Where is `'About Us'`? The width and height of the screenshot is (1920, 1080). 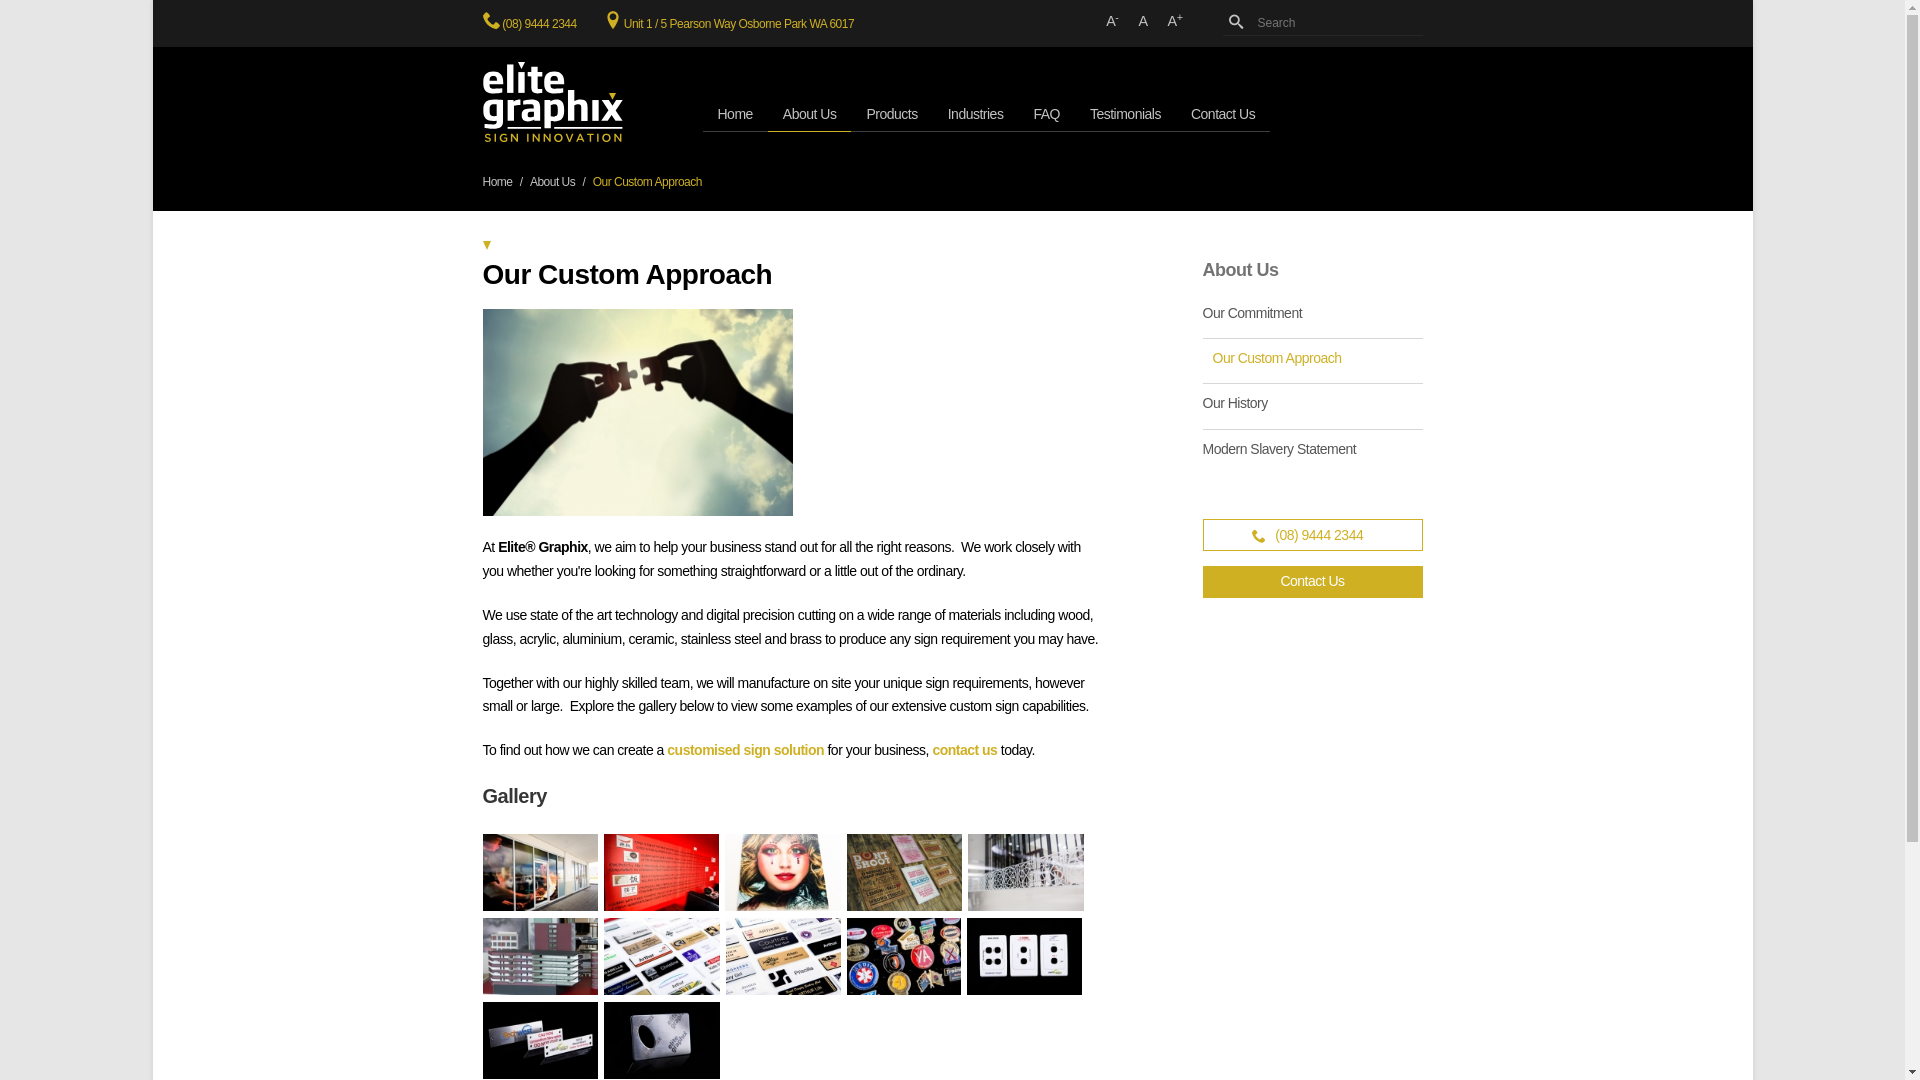 'About Us' is located at coordinates (810, 114).